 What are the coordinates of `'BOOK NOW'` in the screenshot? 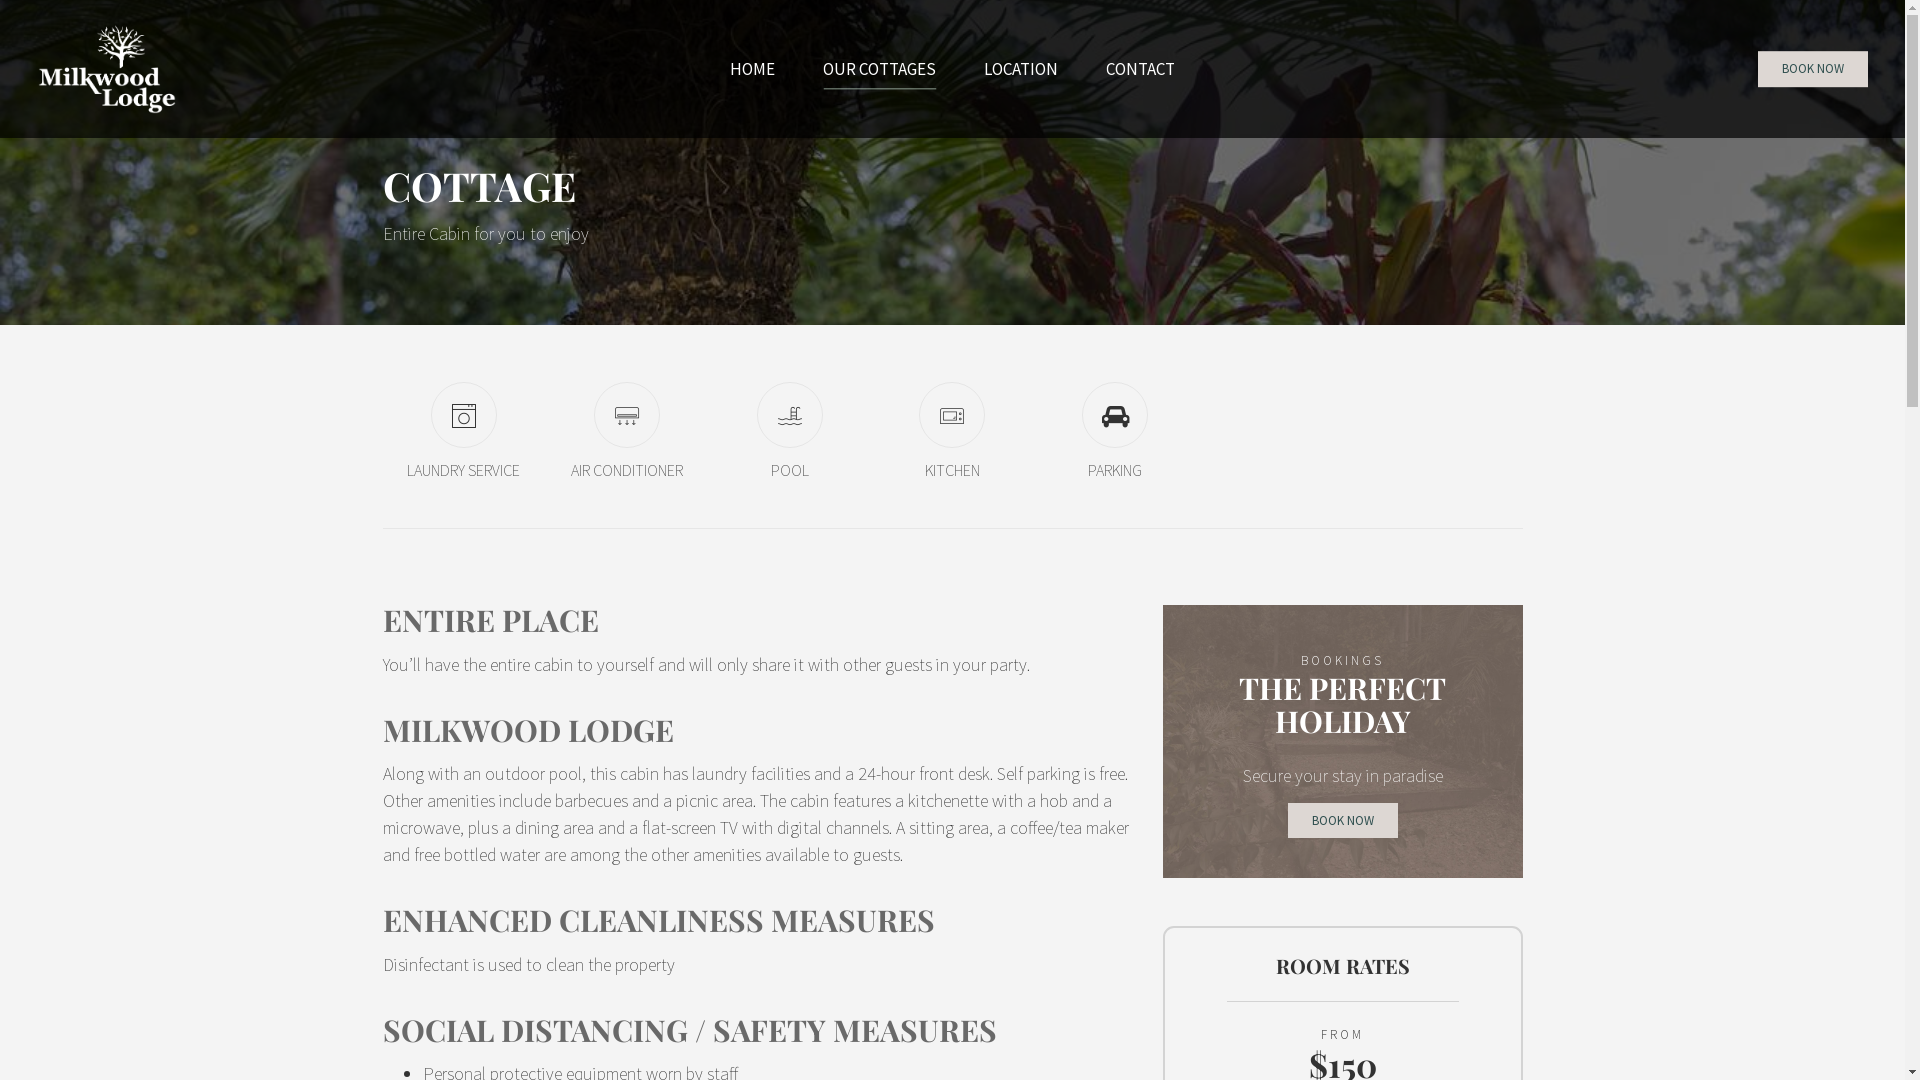 It's located at (1813, 68).